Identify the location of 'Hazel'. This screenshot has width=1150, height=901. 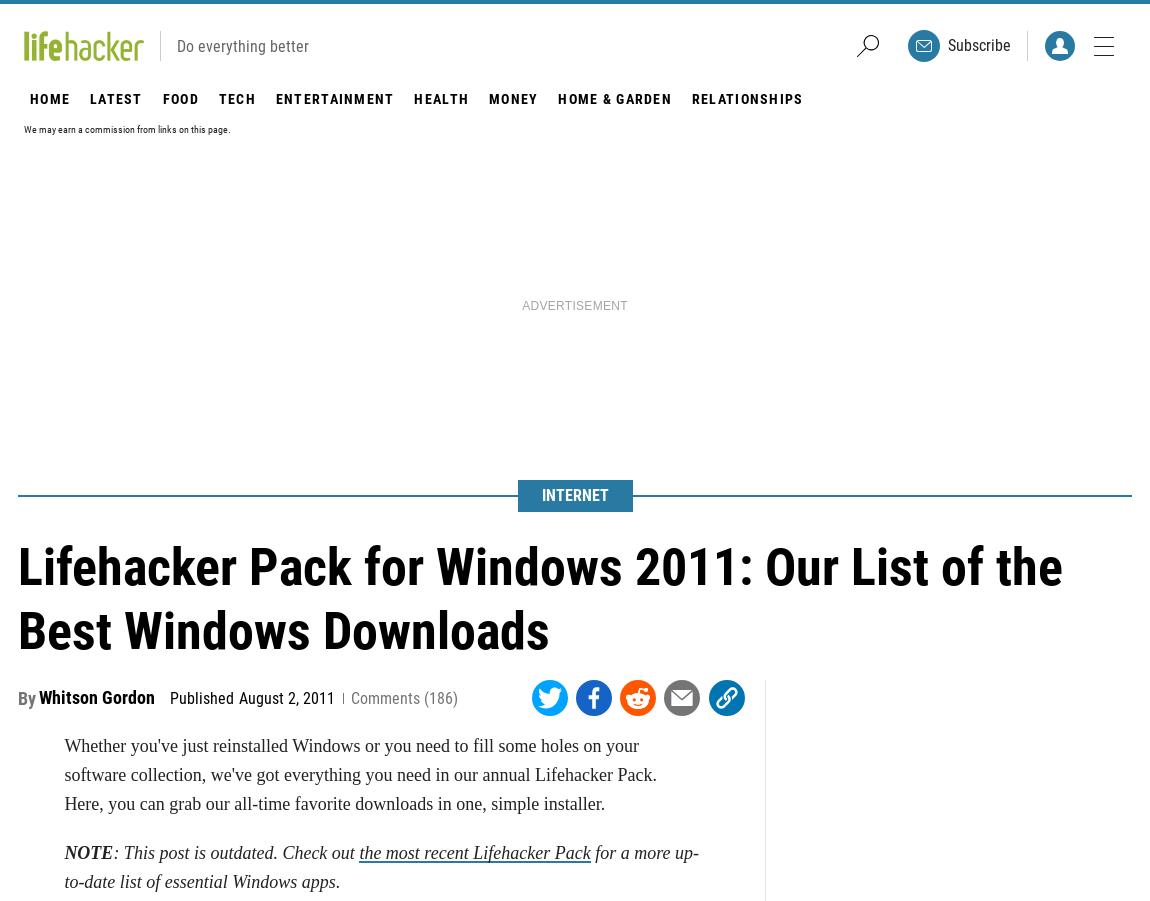
(624, 478).